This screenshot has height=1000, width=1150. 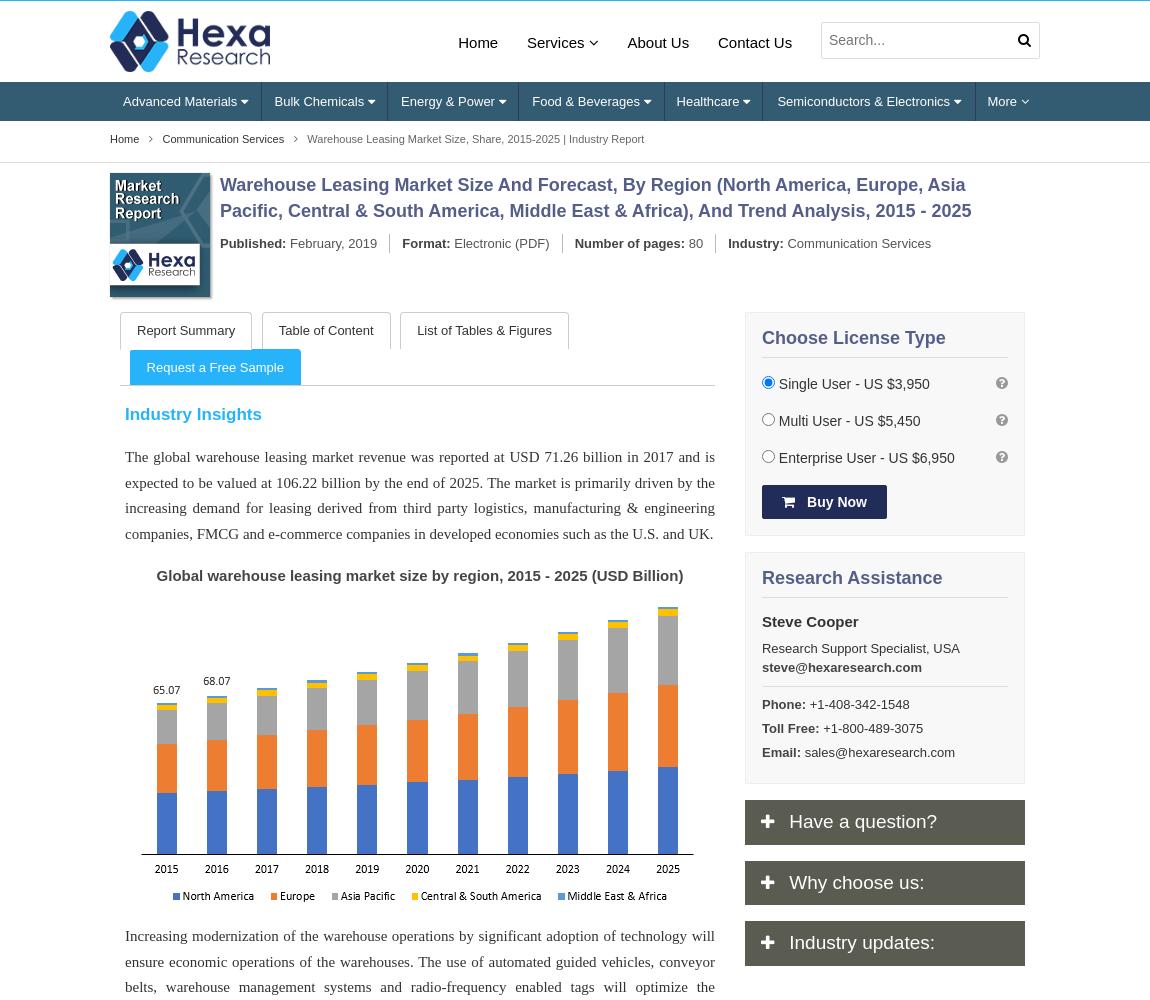 What do you see at coordinates (331, 241) in the screenshot?
I see `'February, 2019'` at bounding box center [331, 241].